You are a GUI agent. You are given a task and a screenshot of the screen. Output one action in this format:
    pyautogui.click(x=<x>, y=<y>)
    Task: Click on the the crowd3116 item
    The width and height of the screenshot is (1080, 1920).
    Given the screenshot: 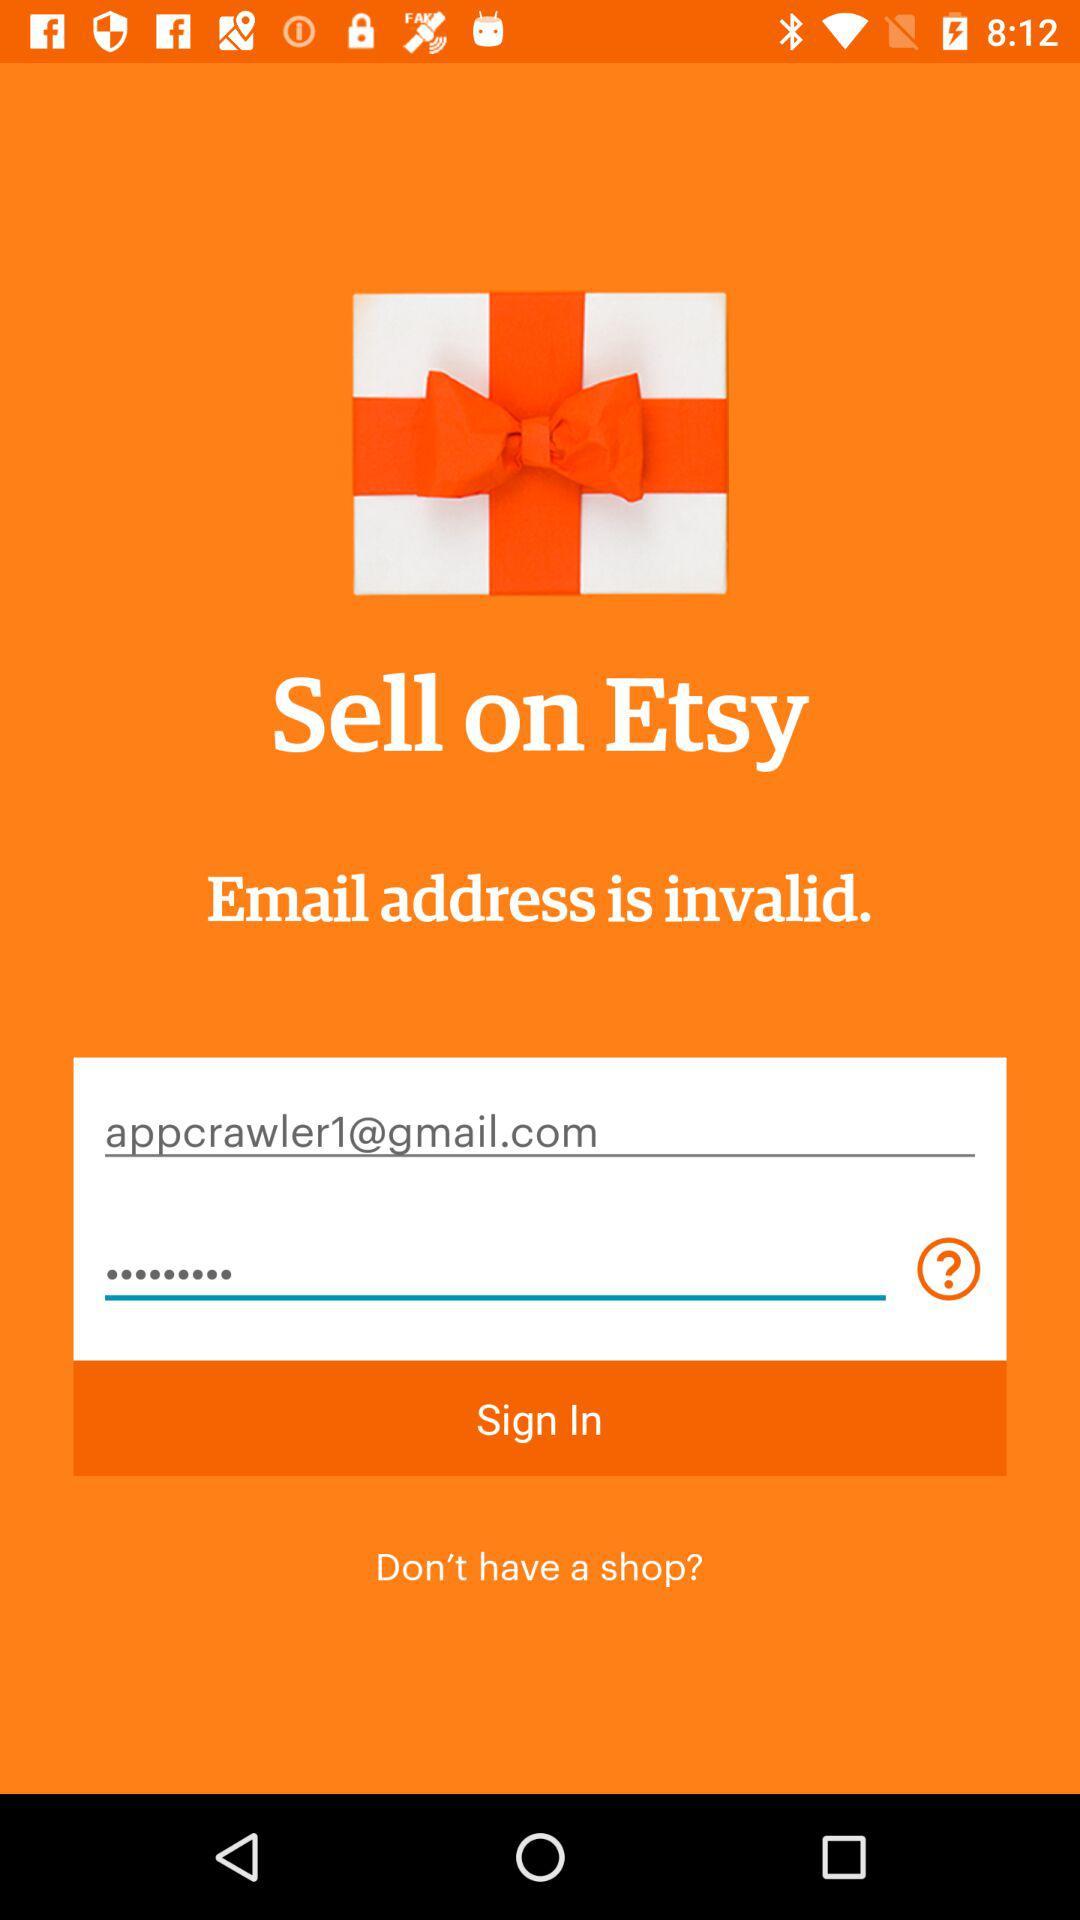 What is the action you would take?
    pyautogui.click(x=495, y=1267)
    